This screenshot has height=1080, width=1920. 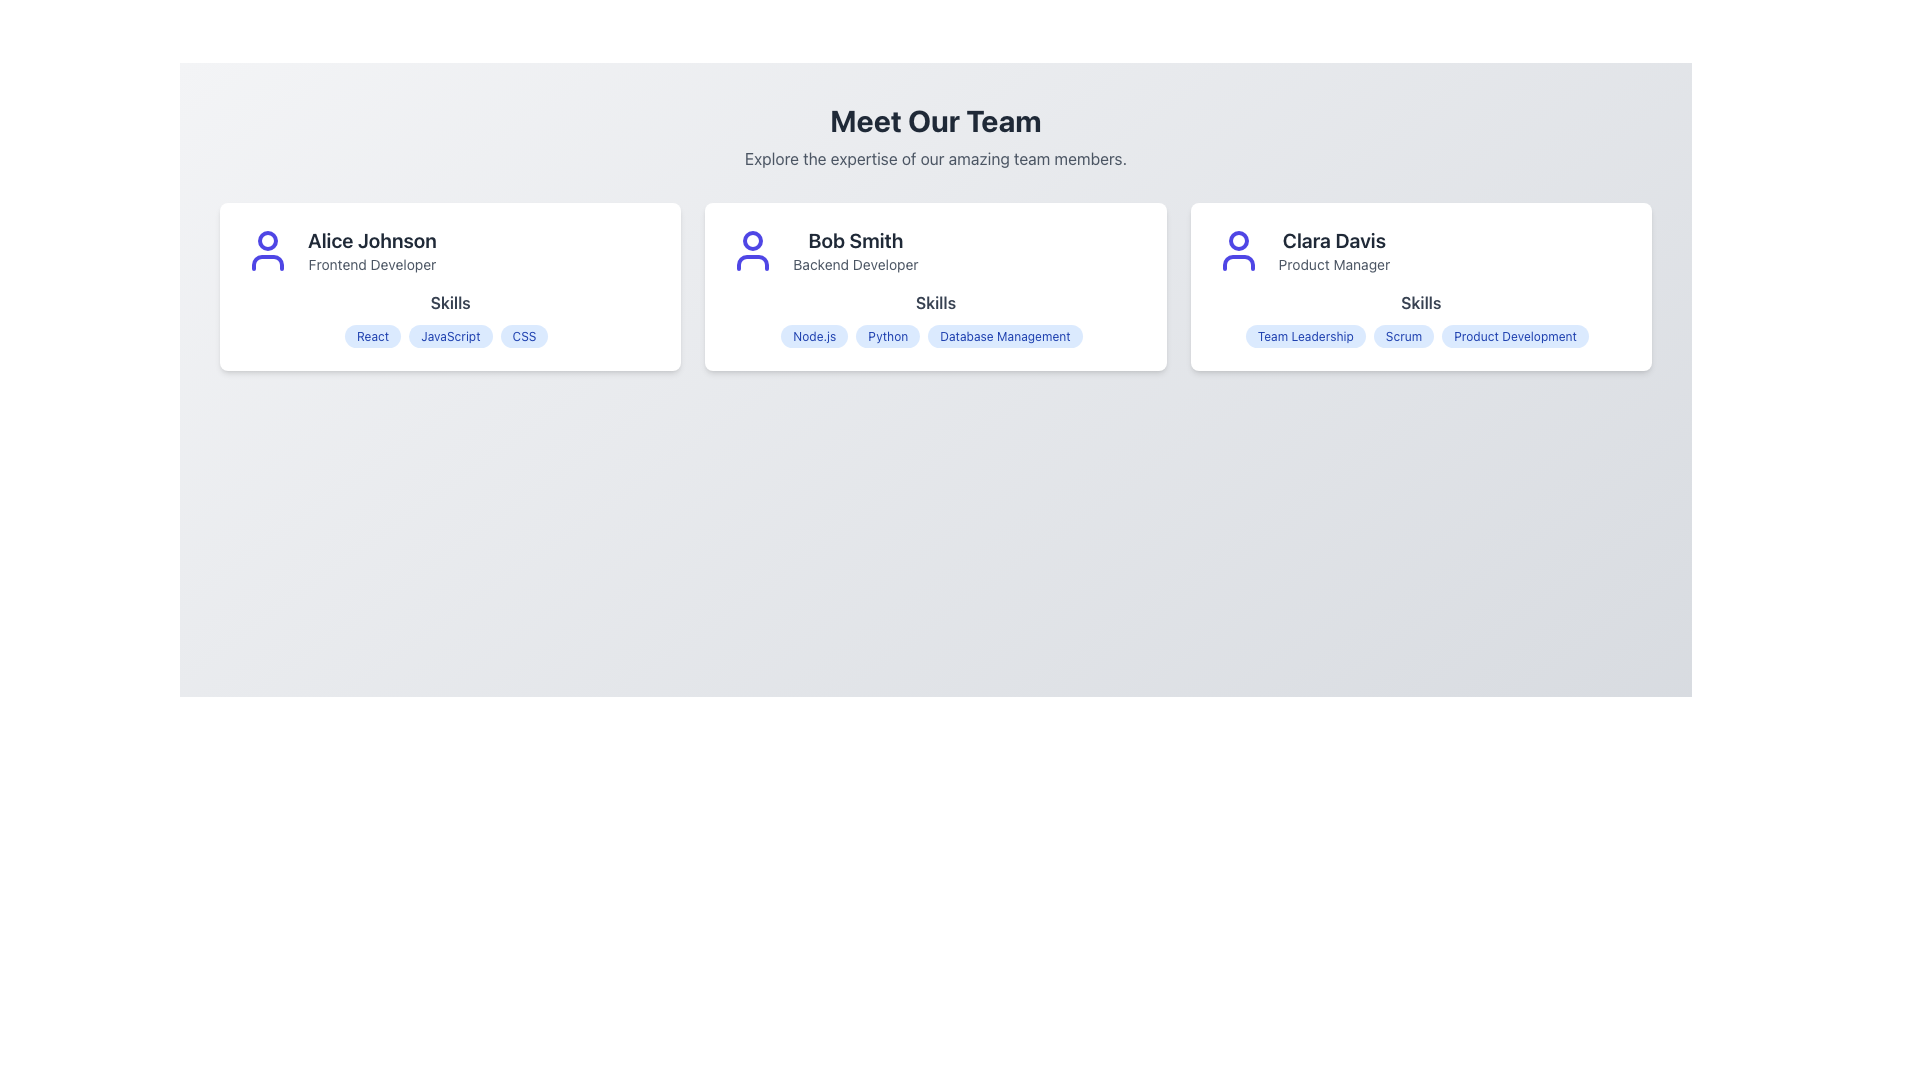 I want to click on the subtitle text located below the 'Meet Our Team' heading, which describes the section showcasing team members, so click(x=935, y=157).